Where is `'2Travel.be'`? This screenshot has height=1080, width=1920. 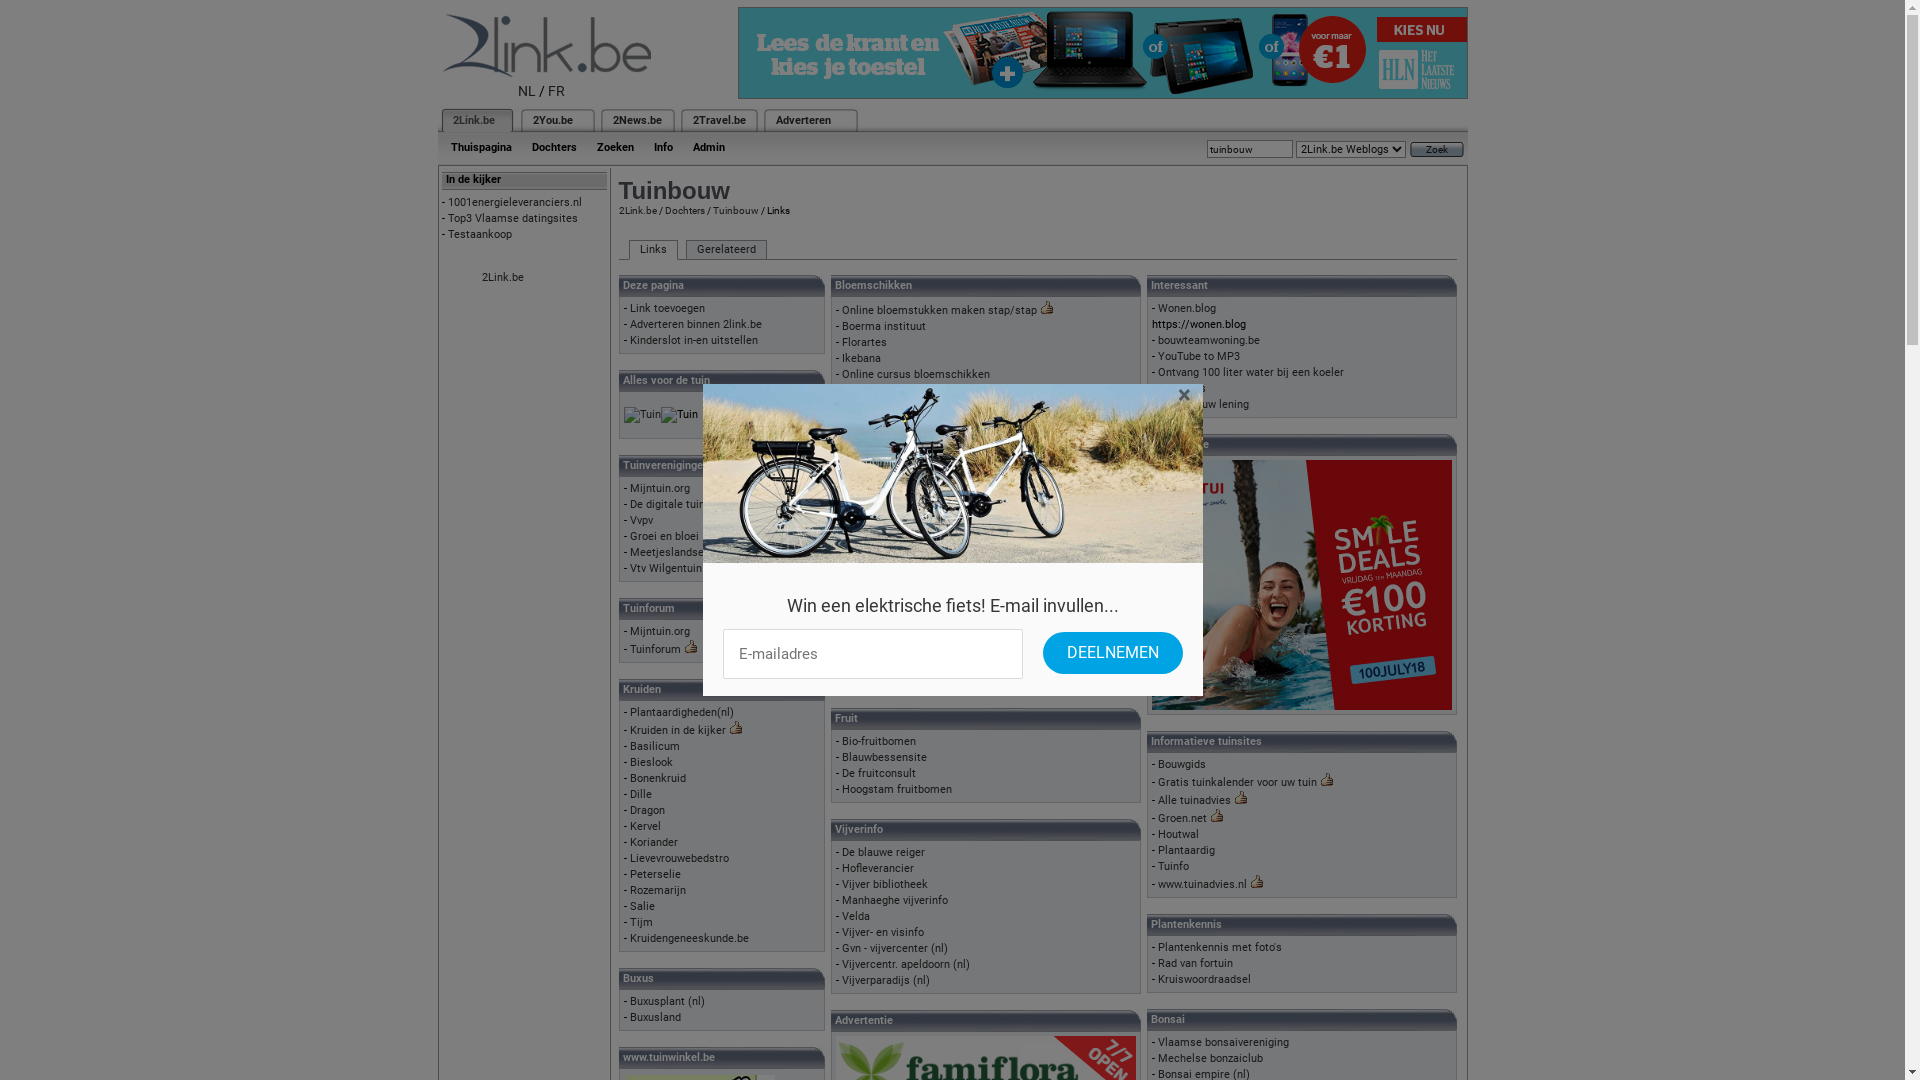
'2Travel.be' is located at coordinates (718, 120).